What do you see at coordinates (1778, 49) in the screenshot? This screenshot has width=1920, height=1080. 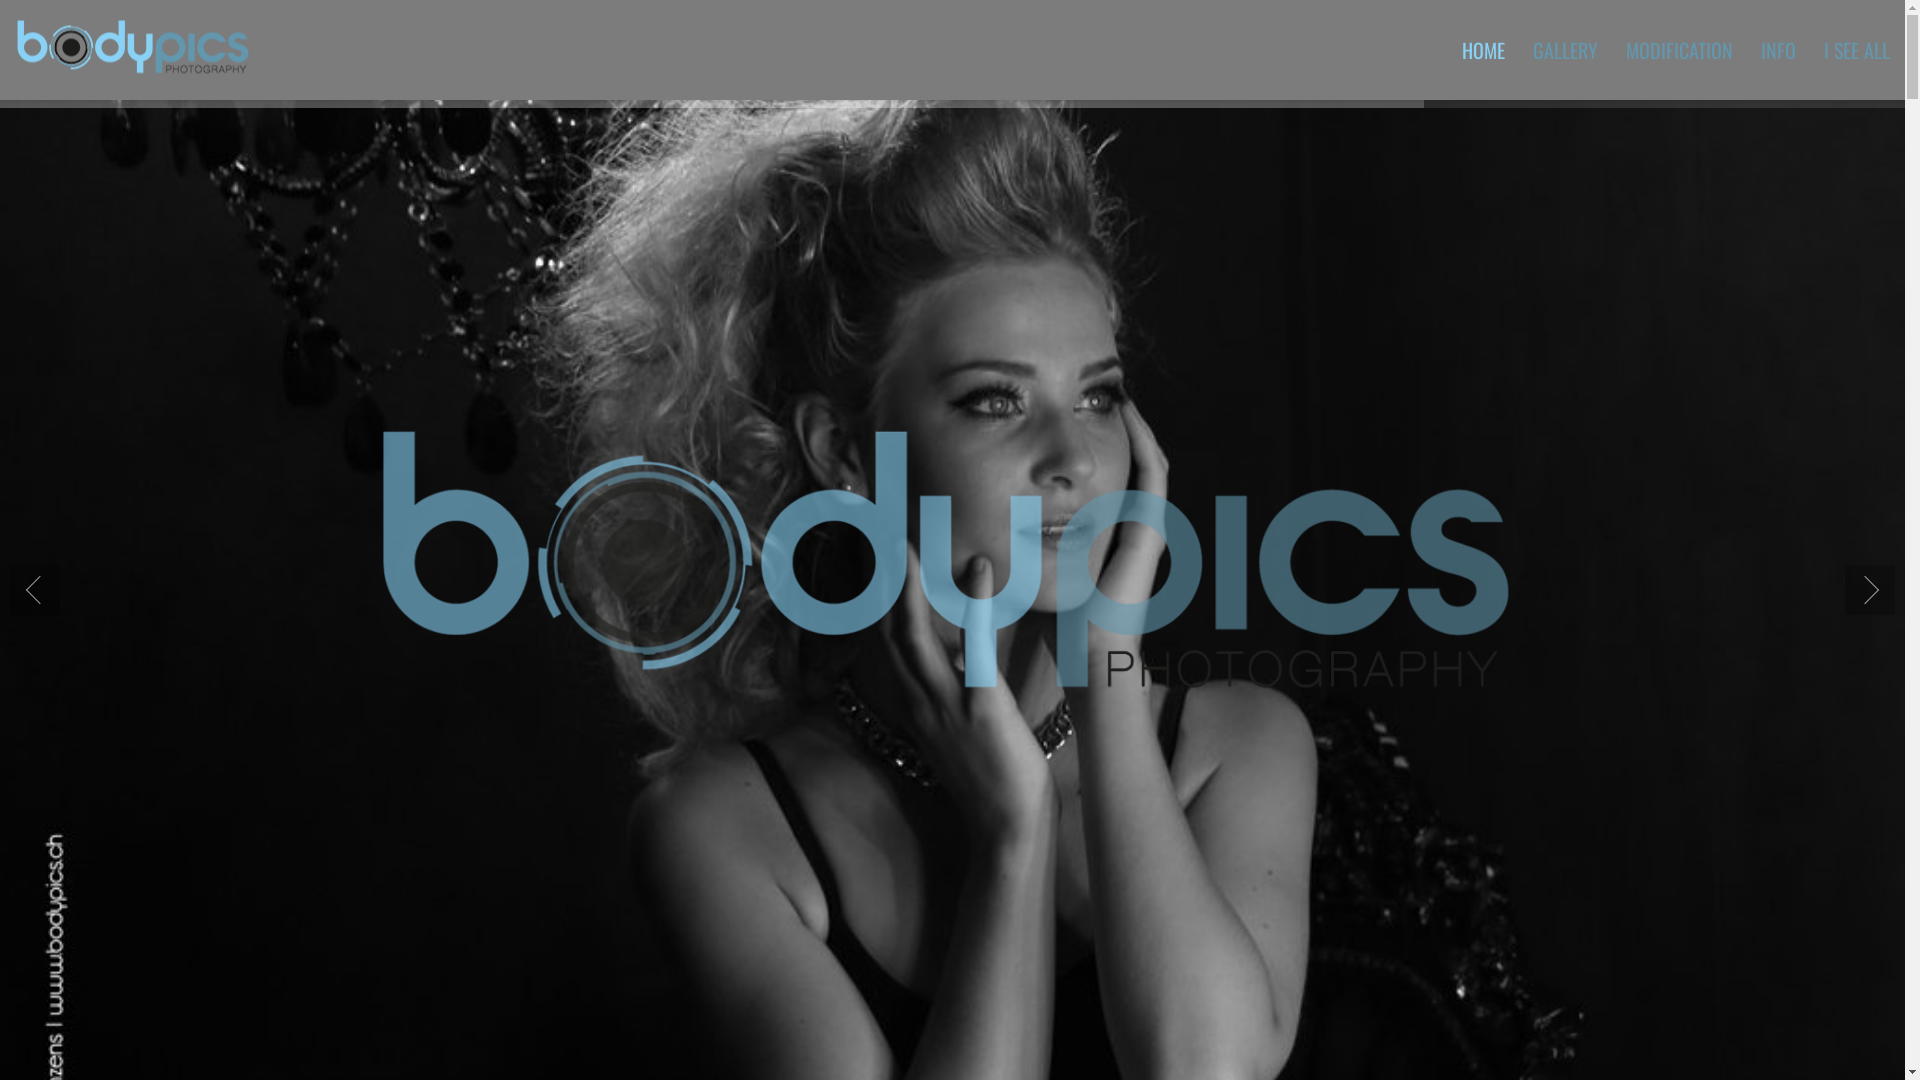 I see `'INFO'` at bounding box center [1778, 49].